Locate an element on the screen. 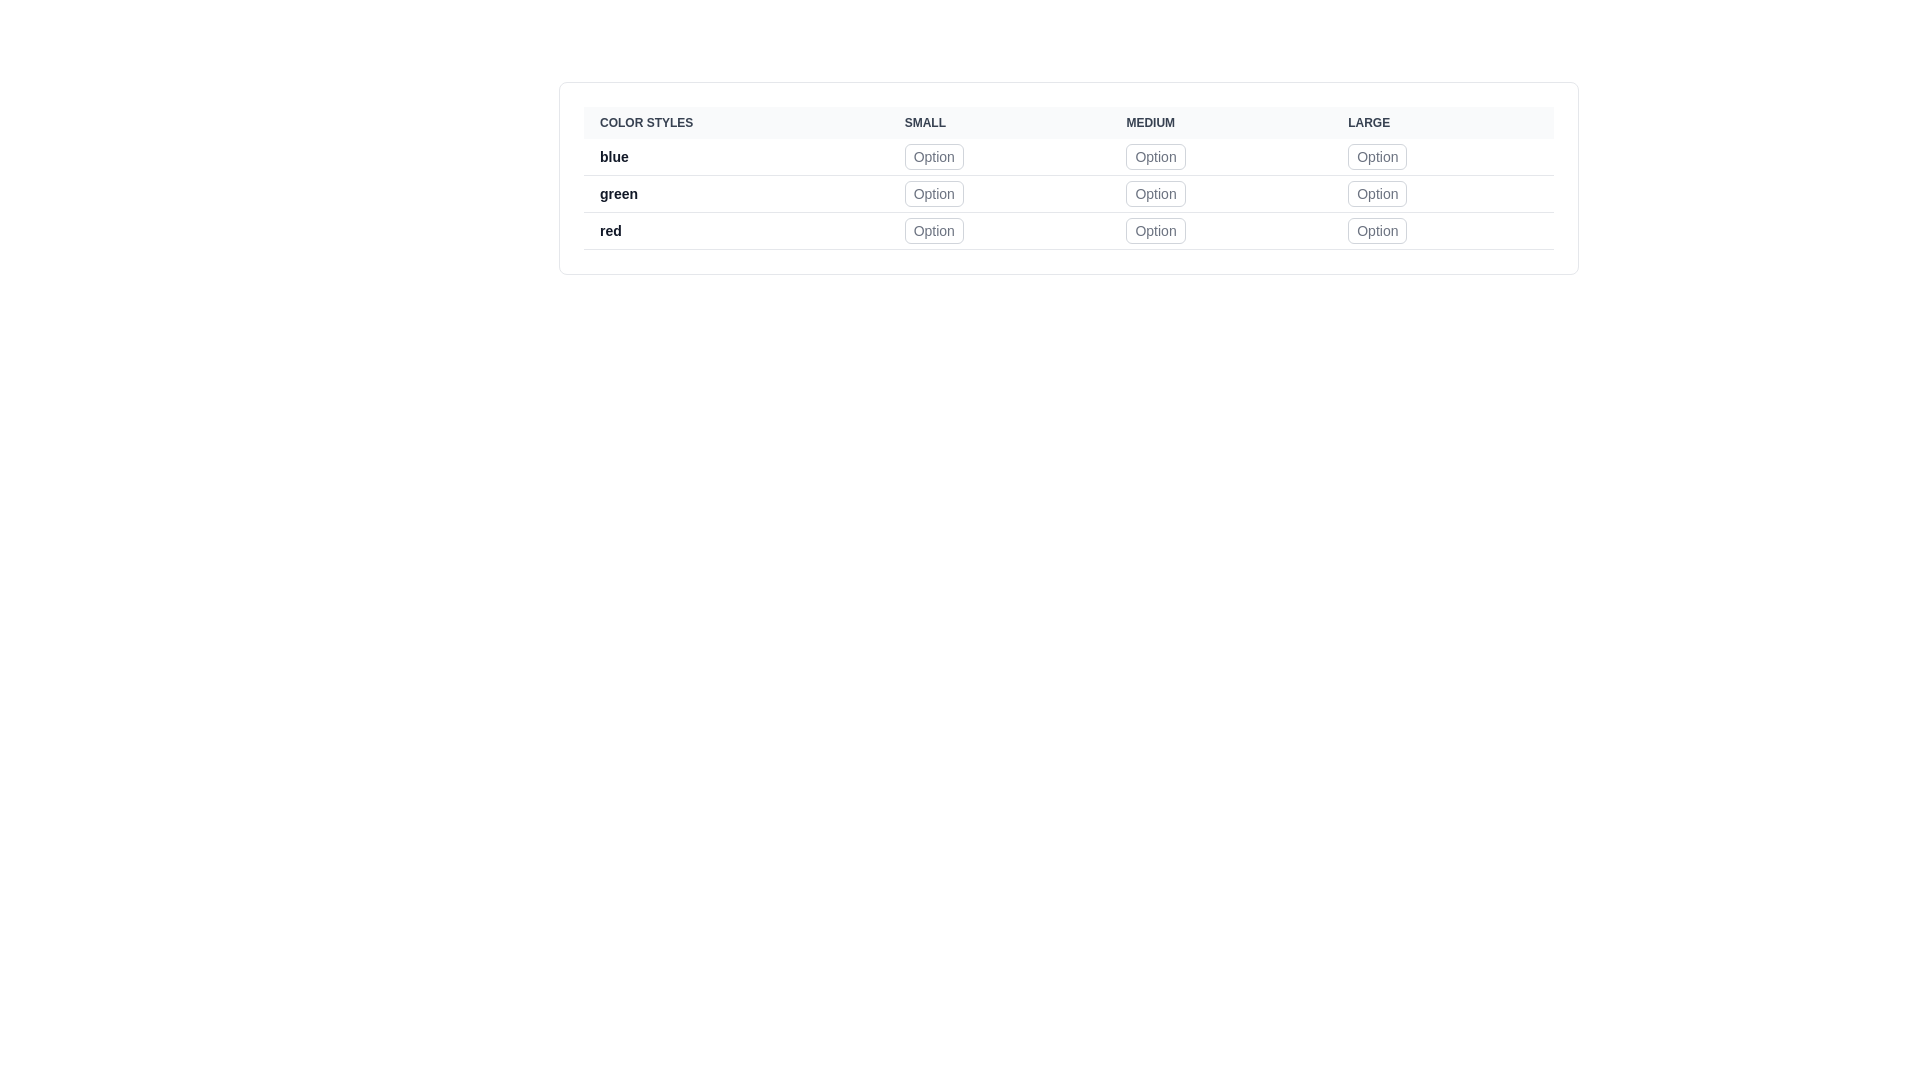  the button located in the 'red' row under the 'MEDIUM' column of the grid layout is located at coordinates (1156, 230).